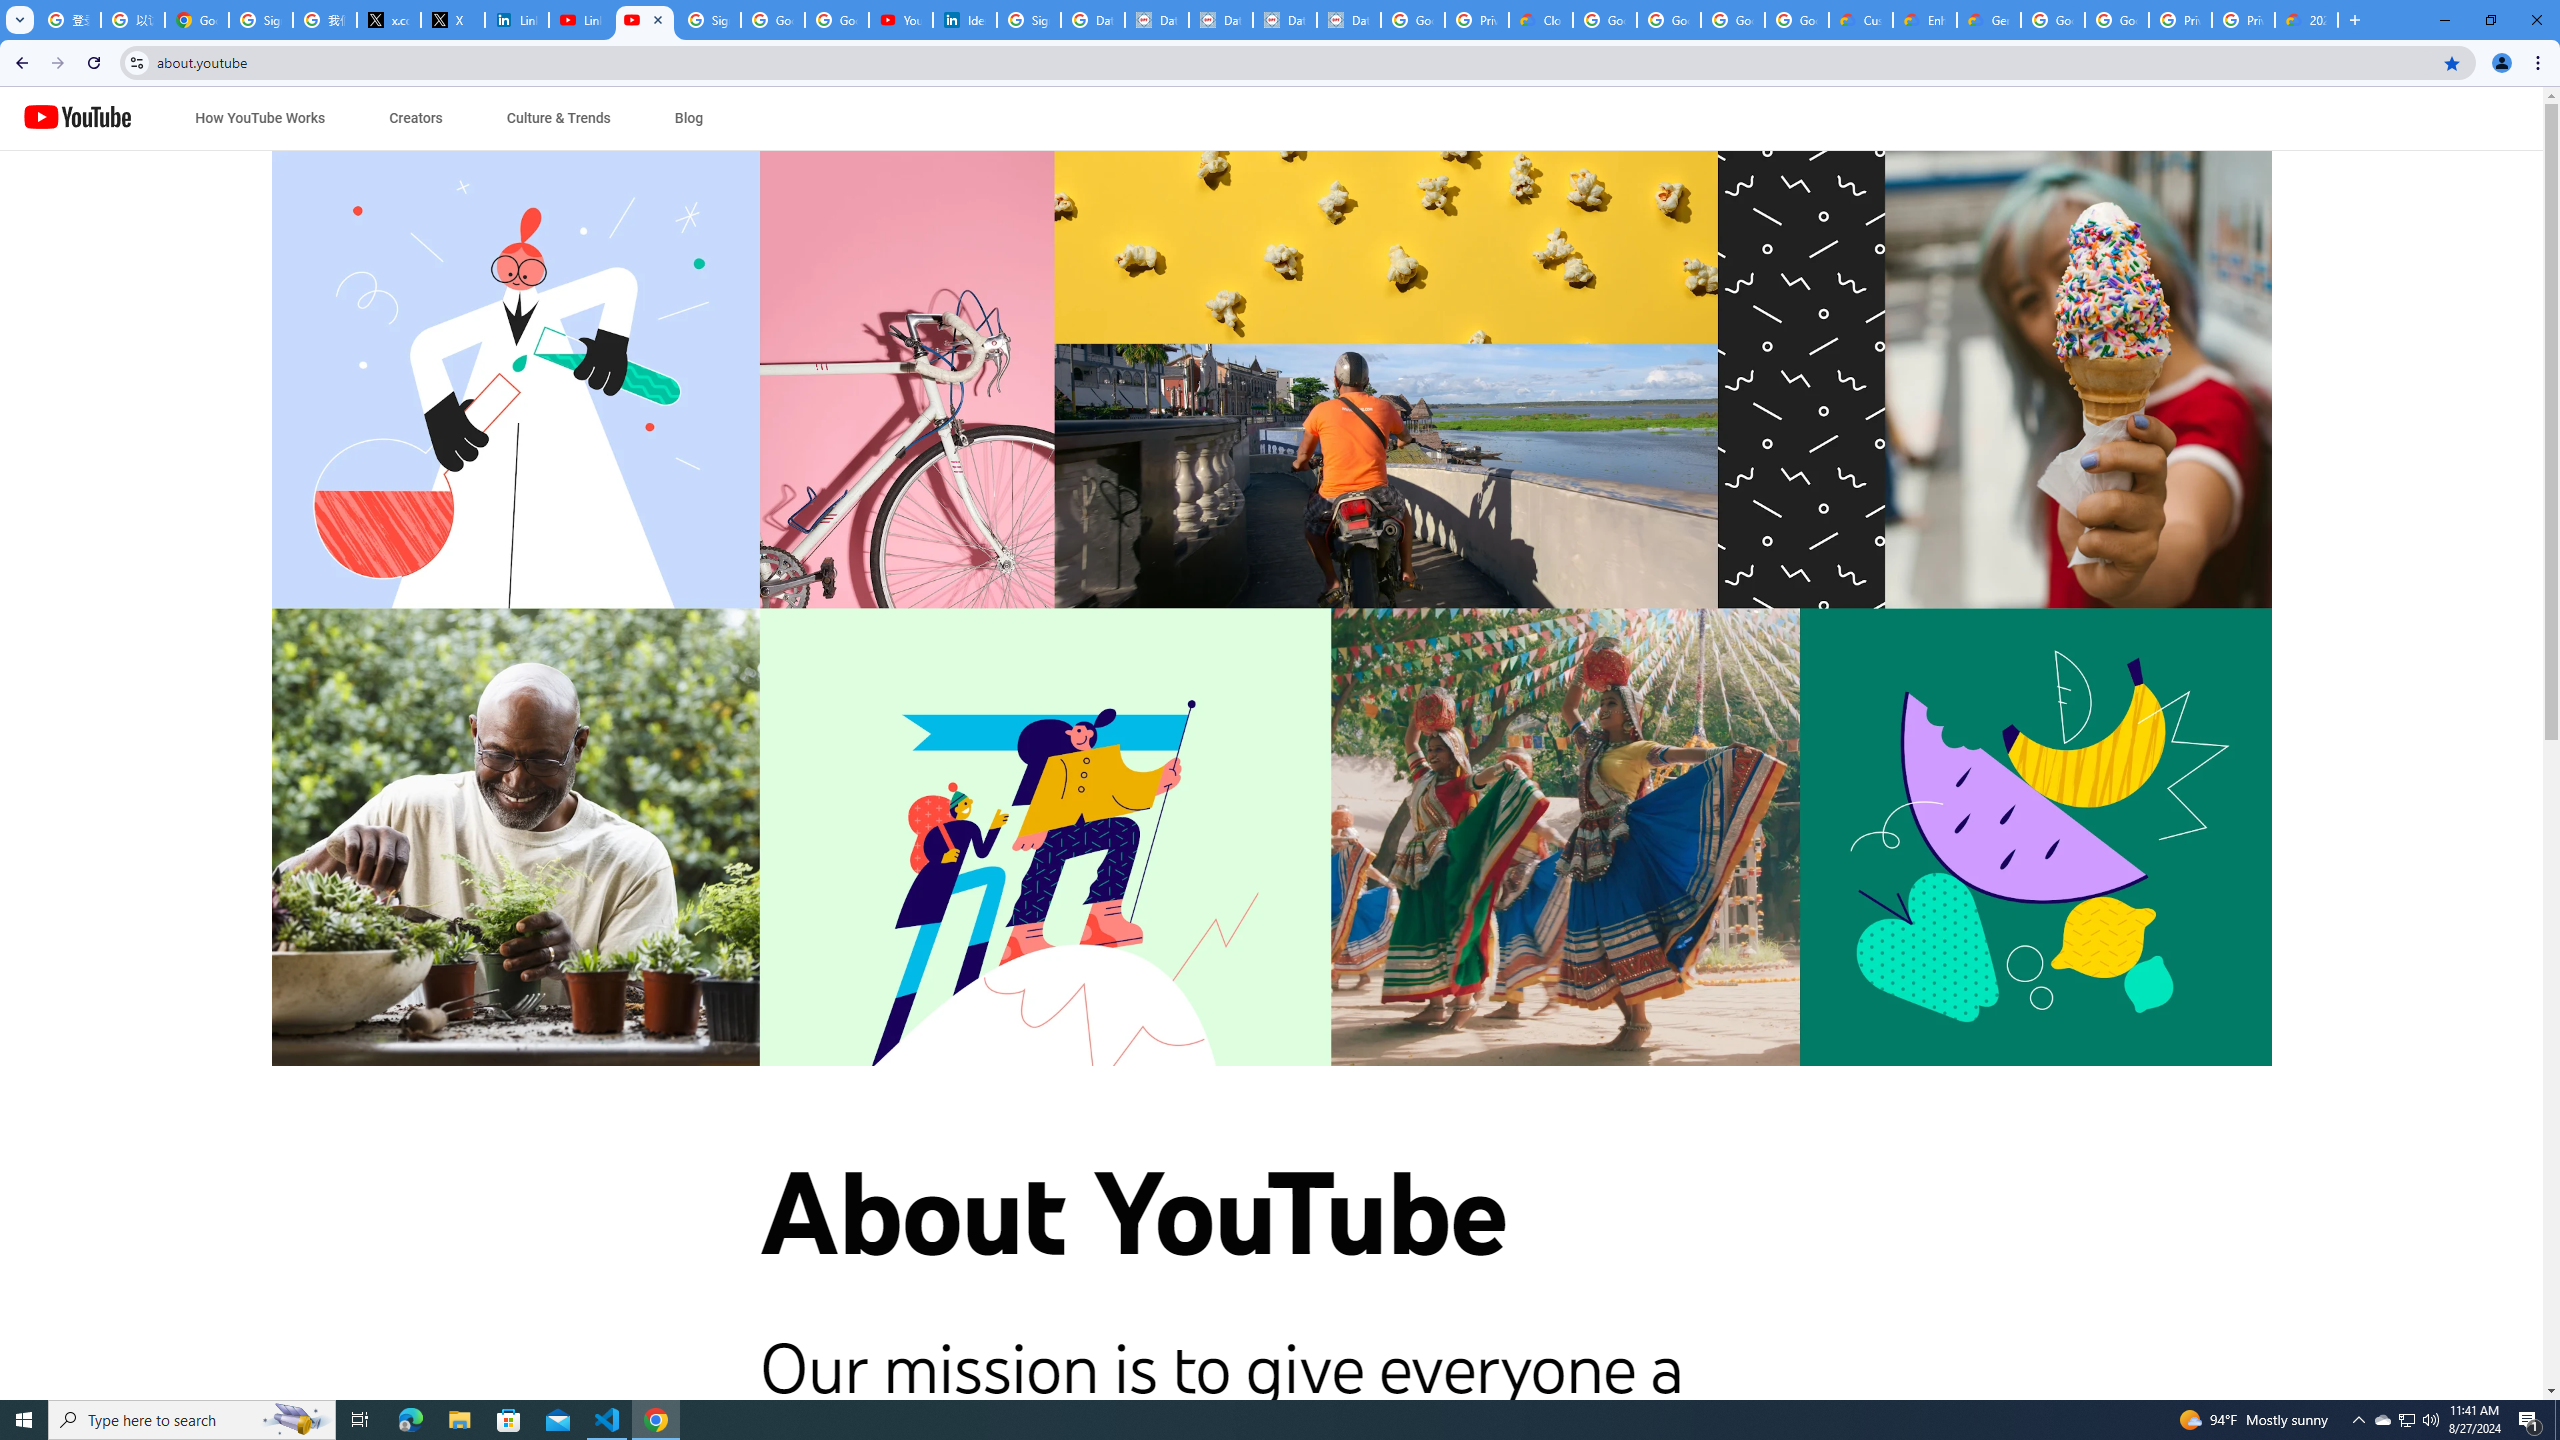  Describe the element at coordinates (1860, 19) in the screenshot. I see `'Customer Care | Google Cloud'` at that location.